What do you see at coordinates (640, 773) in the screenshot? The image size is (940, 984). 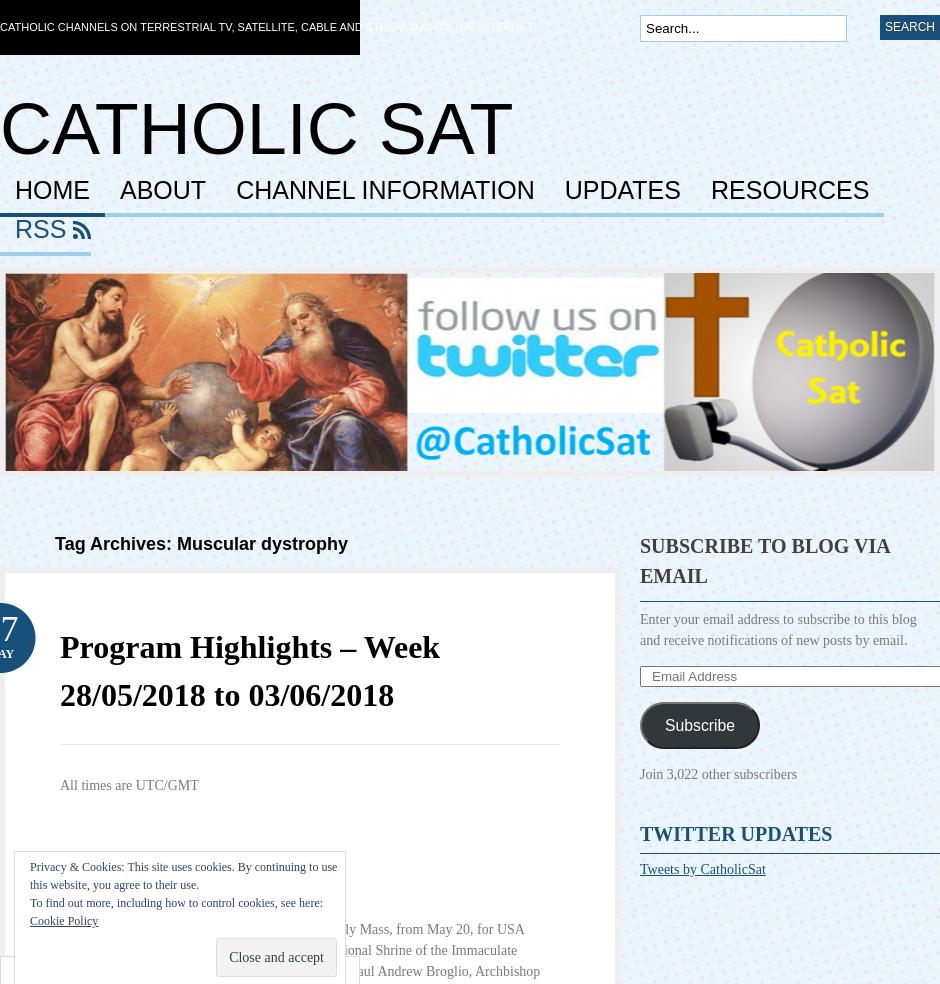 I see `'Join 3,022 other subscribers'` at bounding box center [640, 773].